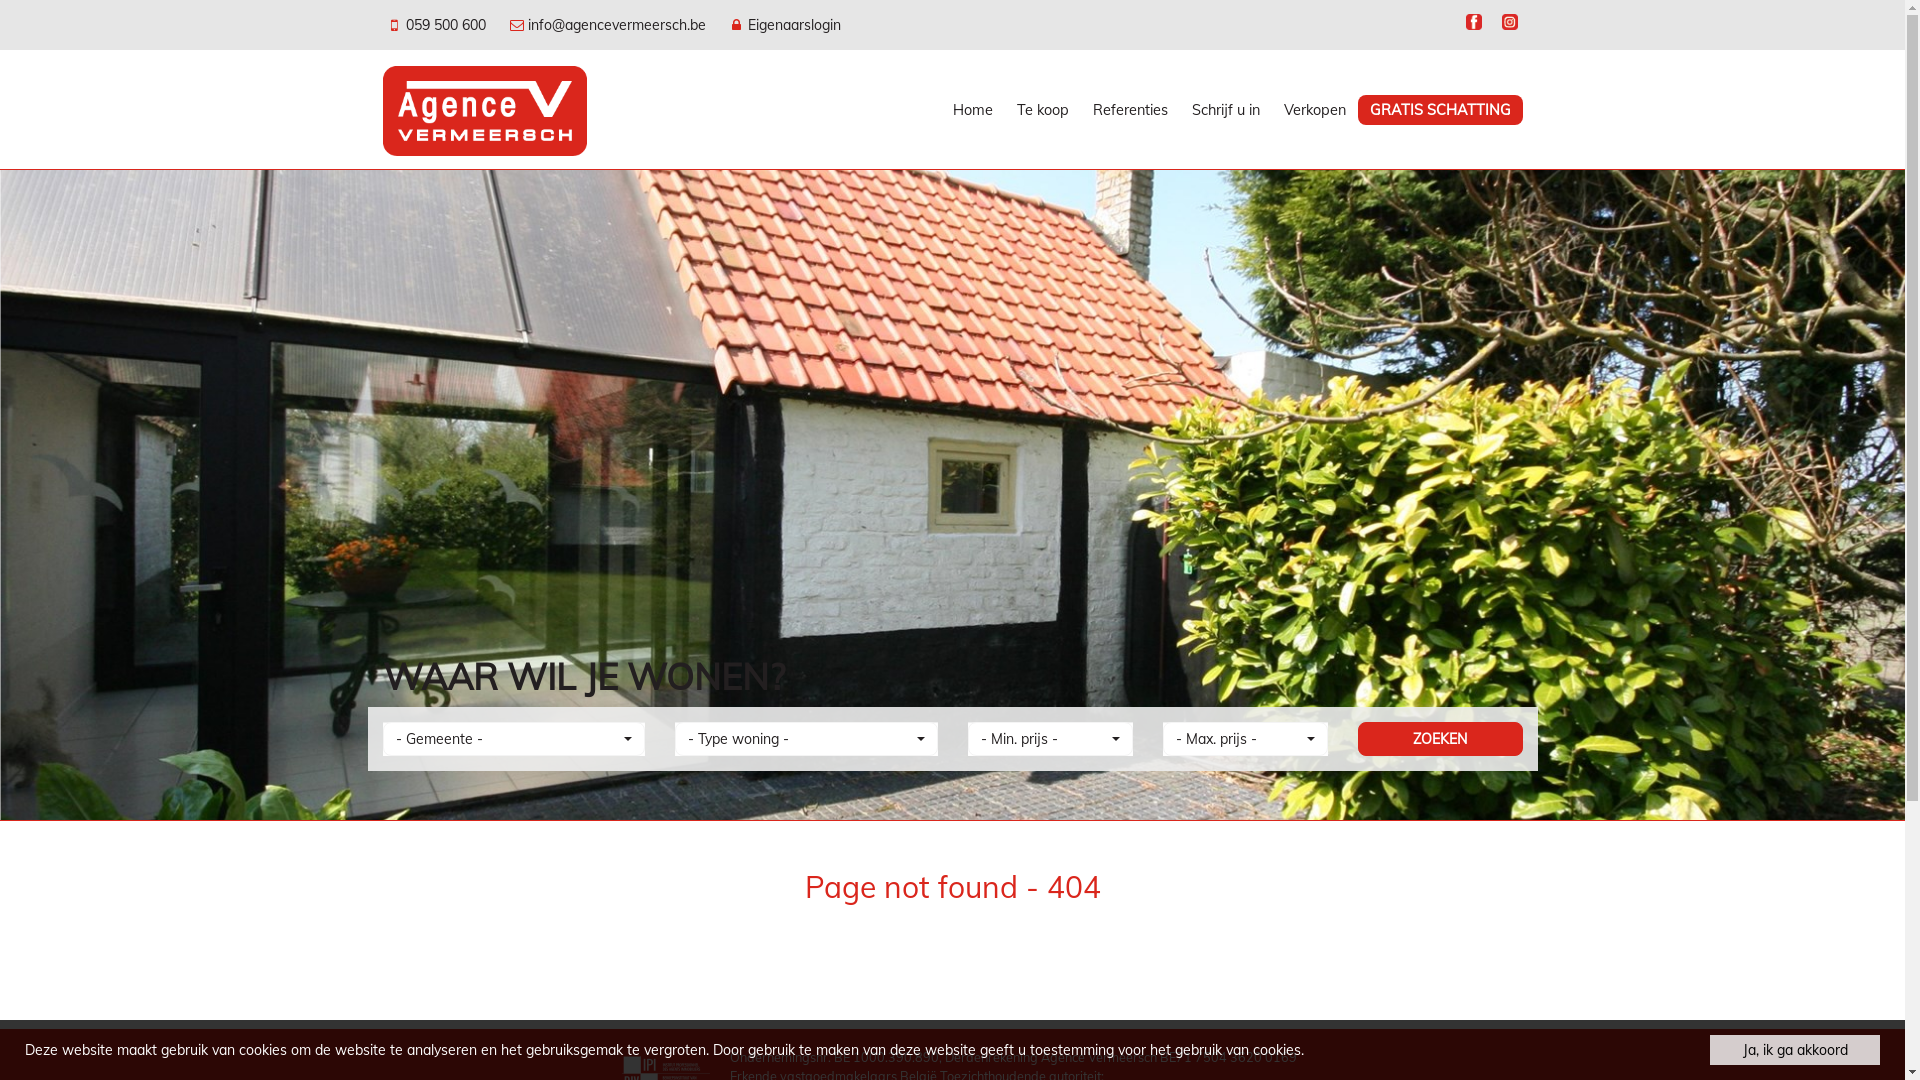 This screenshot has height=1080, width=1920. Describe the element at coordinates (1496, 24) in the screenshot. I see `'Instagram'` at that location.